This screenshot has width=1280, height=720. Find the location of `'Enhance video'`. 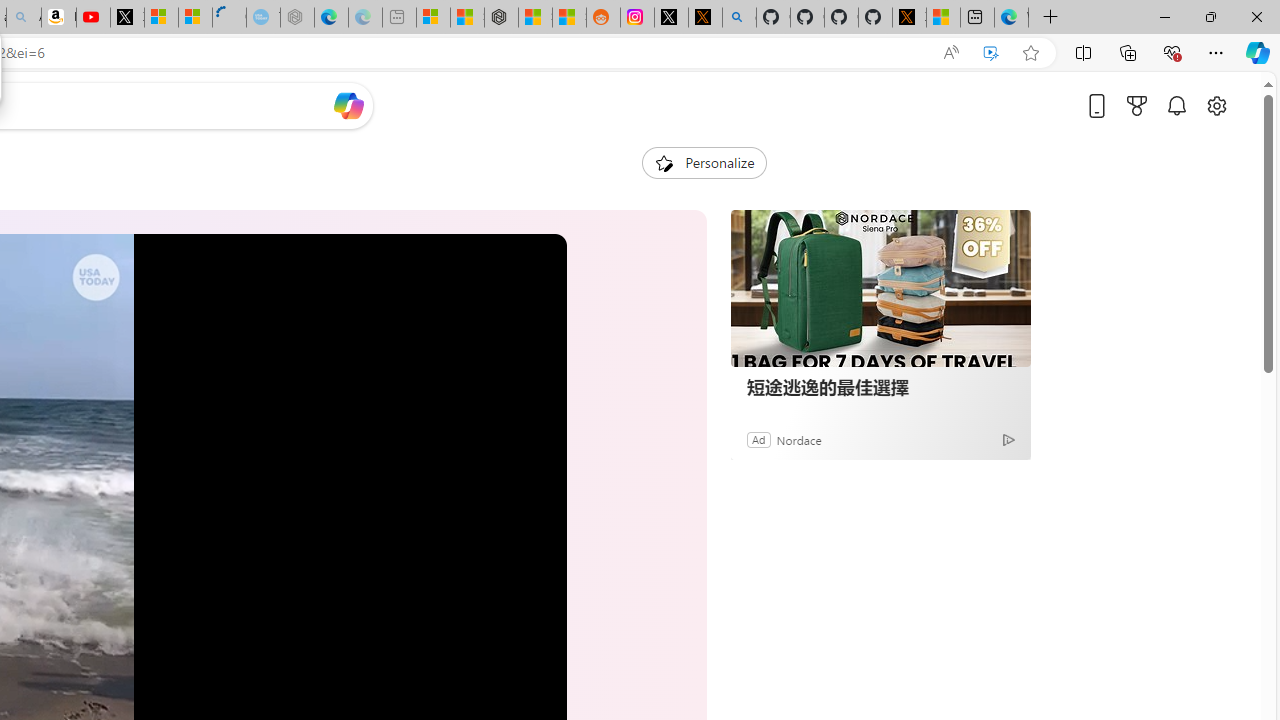

'Enhance video' is located at coordinates (991, 52).